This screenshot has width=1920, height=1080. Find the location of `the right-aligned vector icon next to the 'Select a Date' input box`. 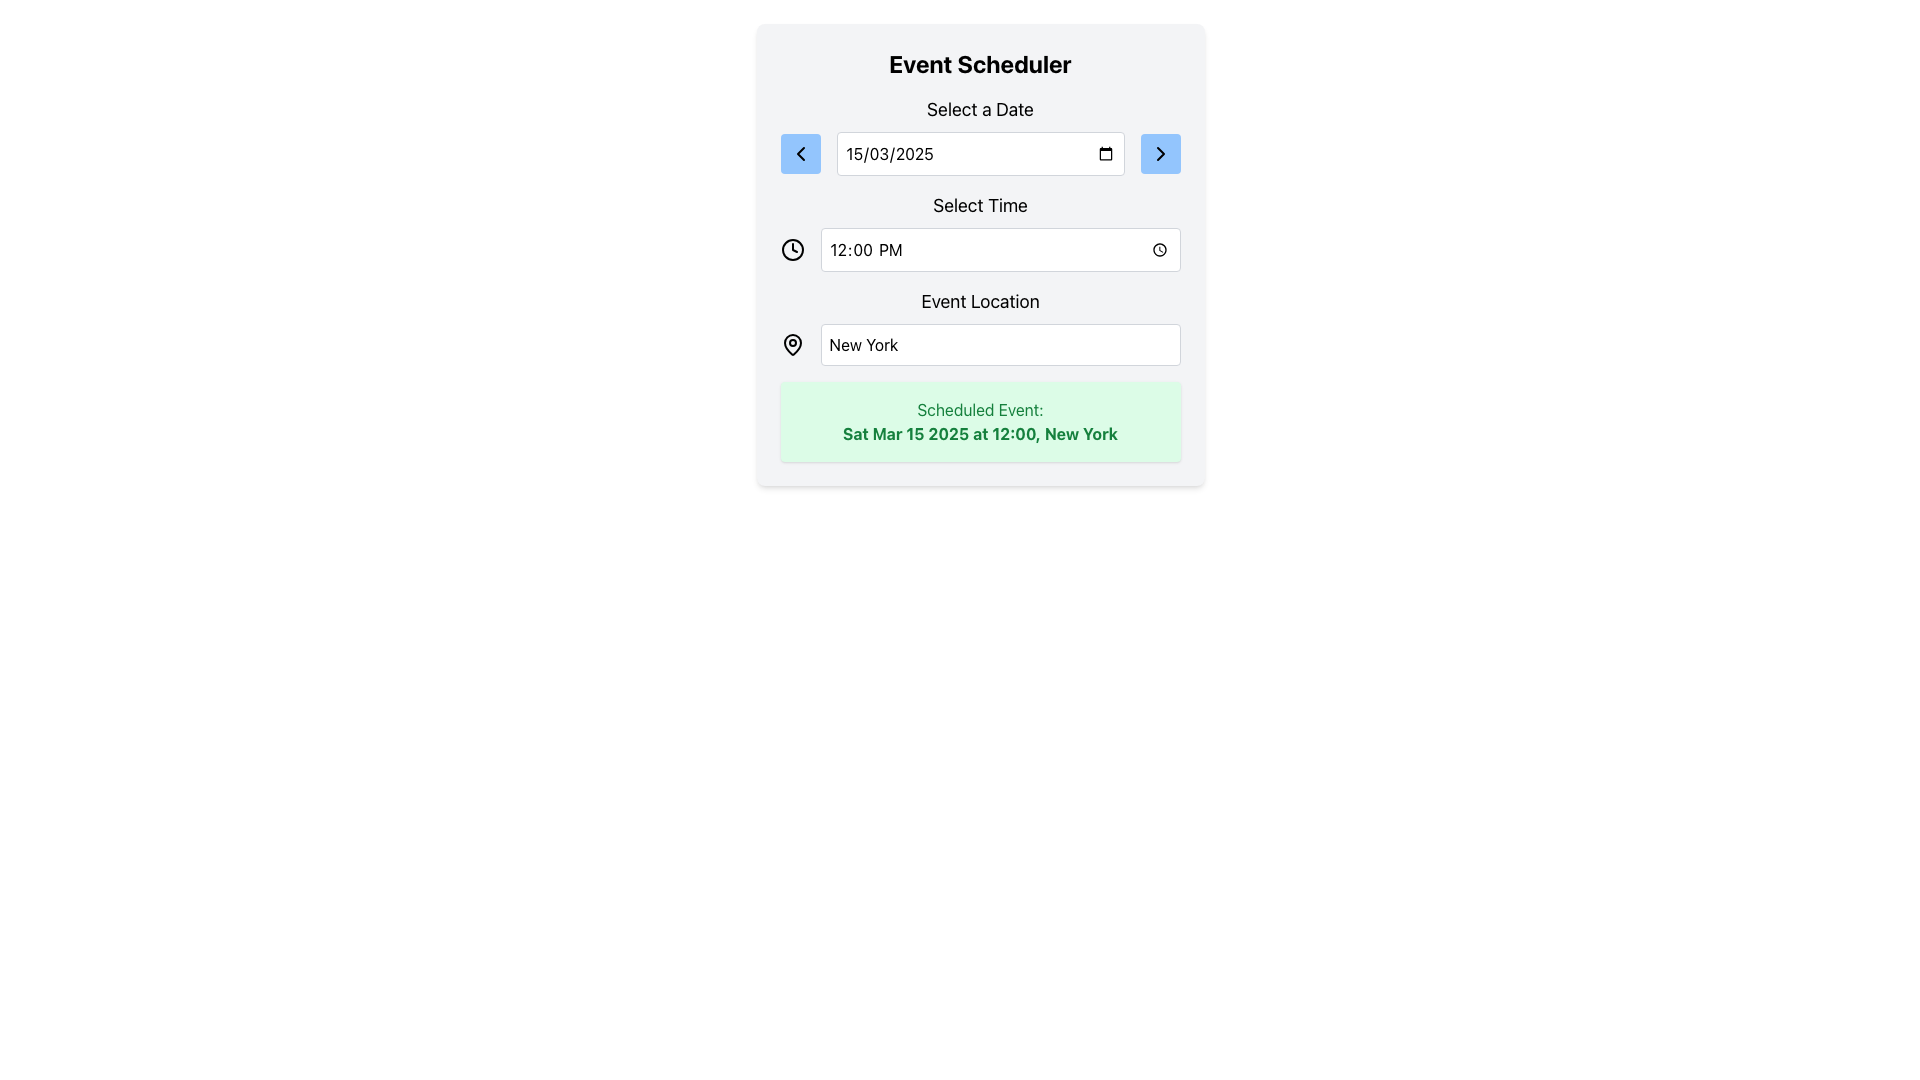

the right-aligned vector icon next to the 'Select a Date' input box is located at coordinates (1160, 153).